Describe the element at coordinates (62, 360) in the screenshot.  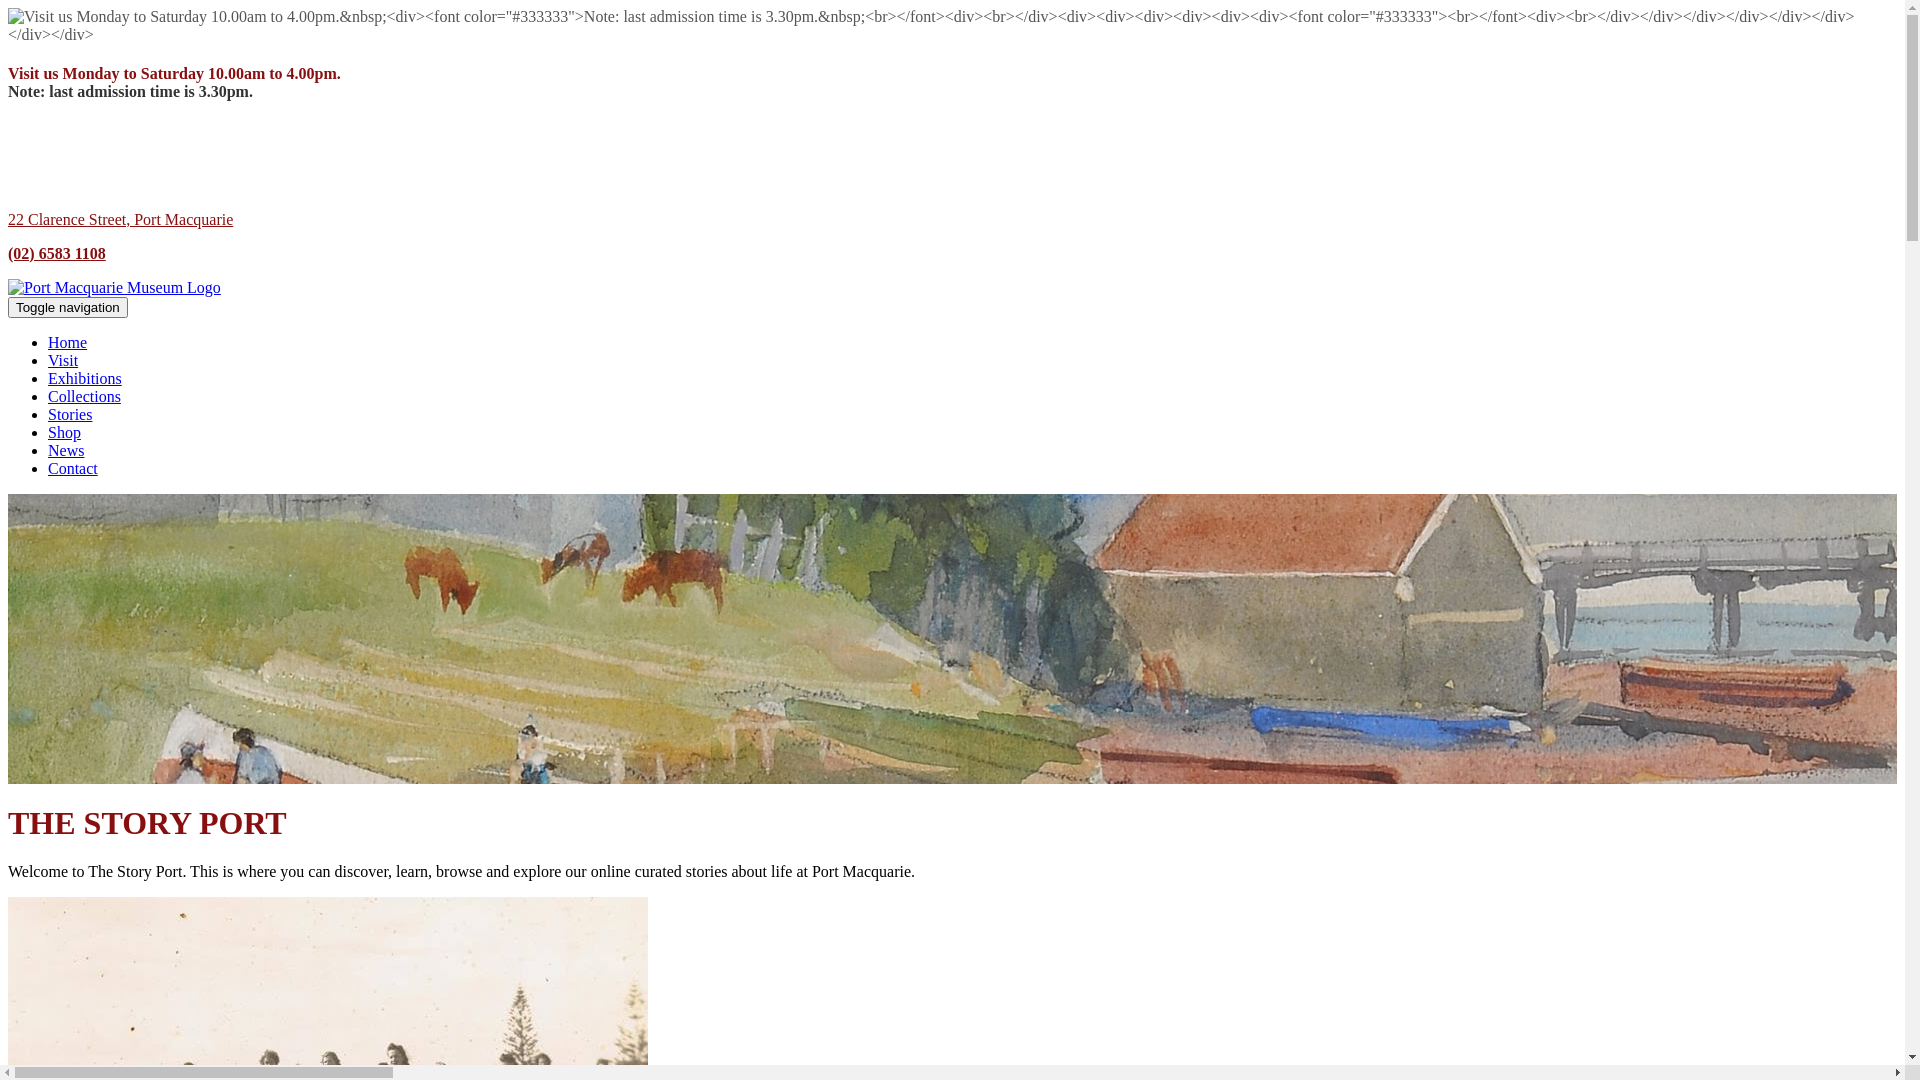
I see `'Visit'` at that location.